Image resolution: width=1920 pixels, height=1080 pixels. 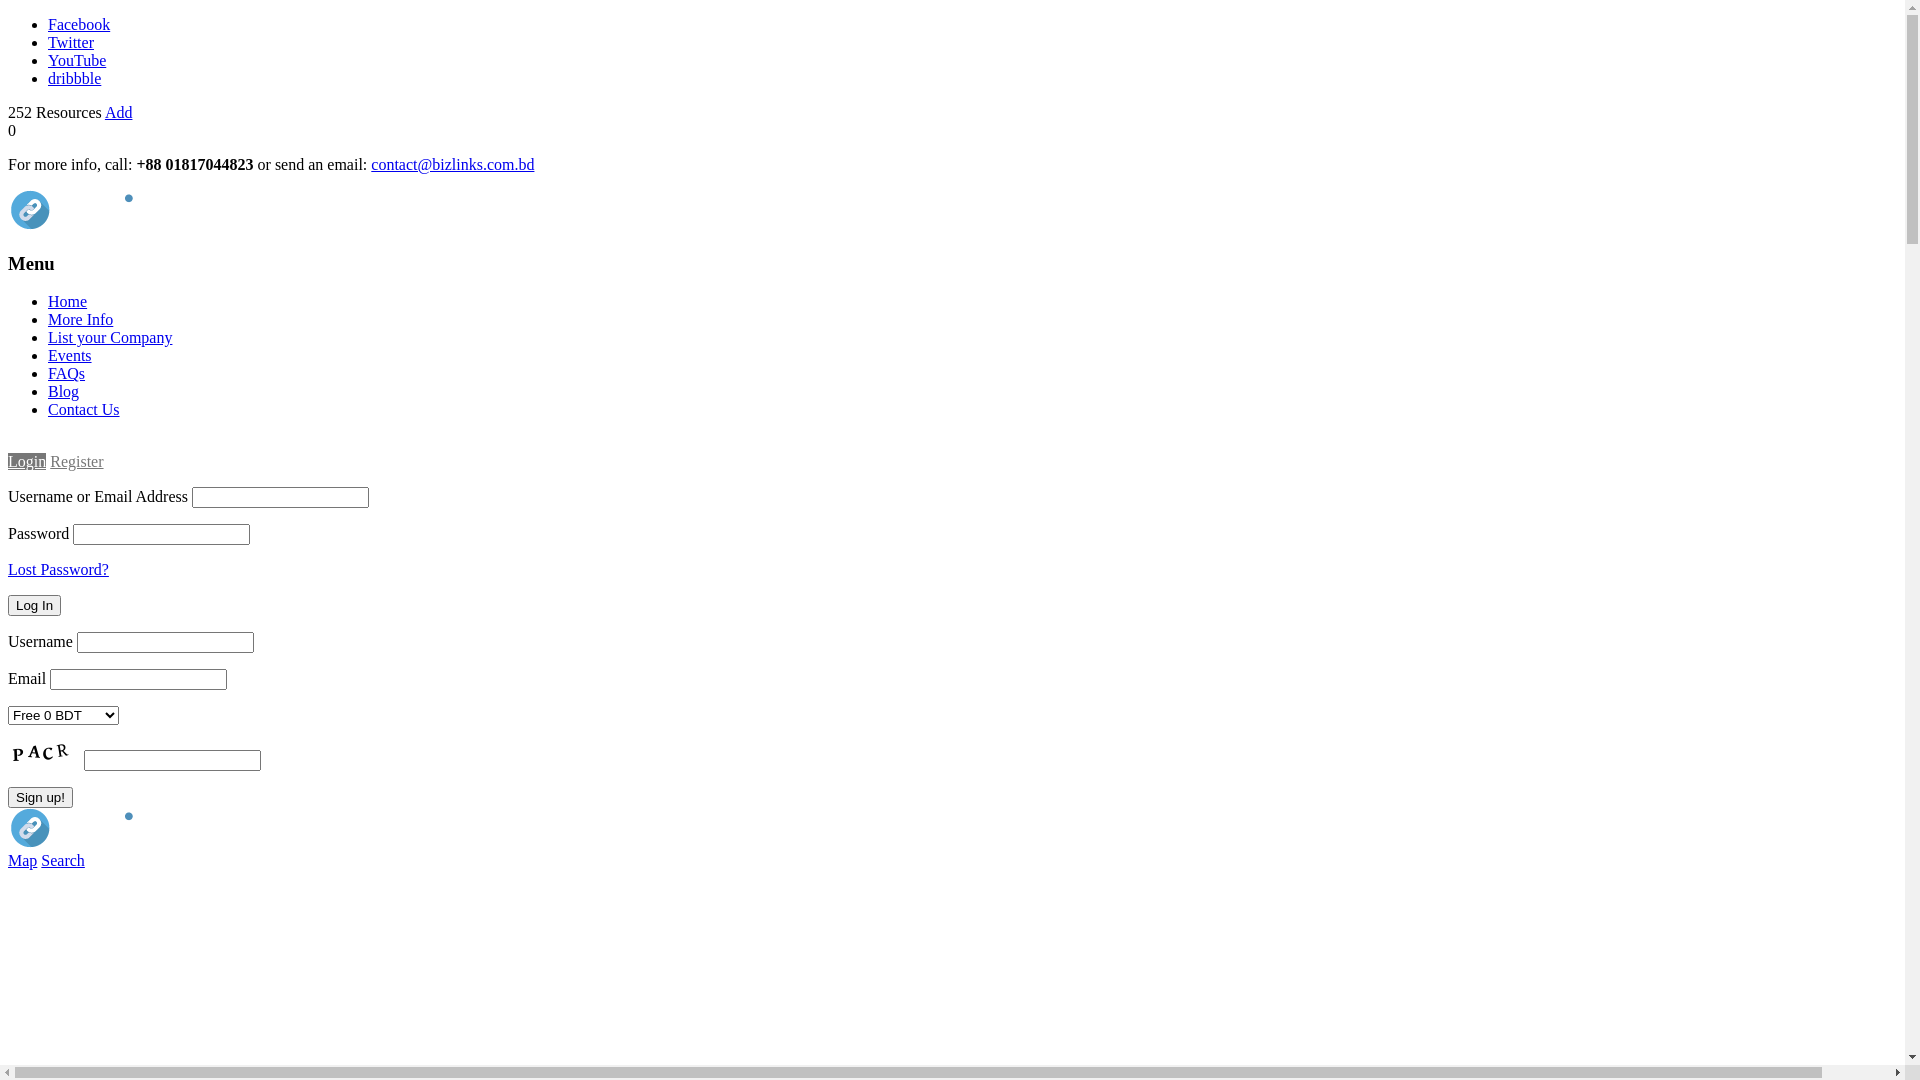 What do you see at coordinates (48, 318) in the screenshot?
I see `'More Info'` at bounding box center [48, 318].